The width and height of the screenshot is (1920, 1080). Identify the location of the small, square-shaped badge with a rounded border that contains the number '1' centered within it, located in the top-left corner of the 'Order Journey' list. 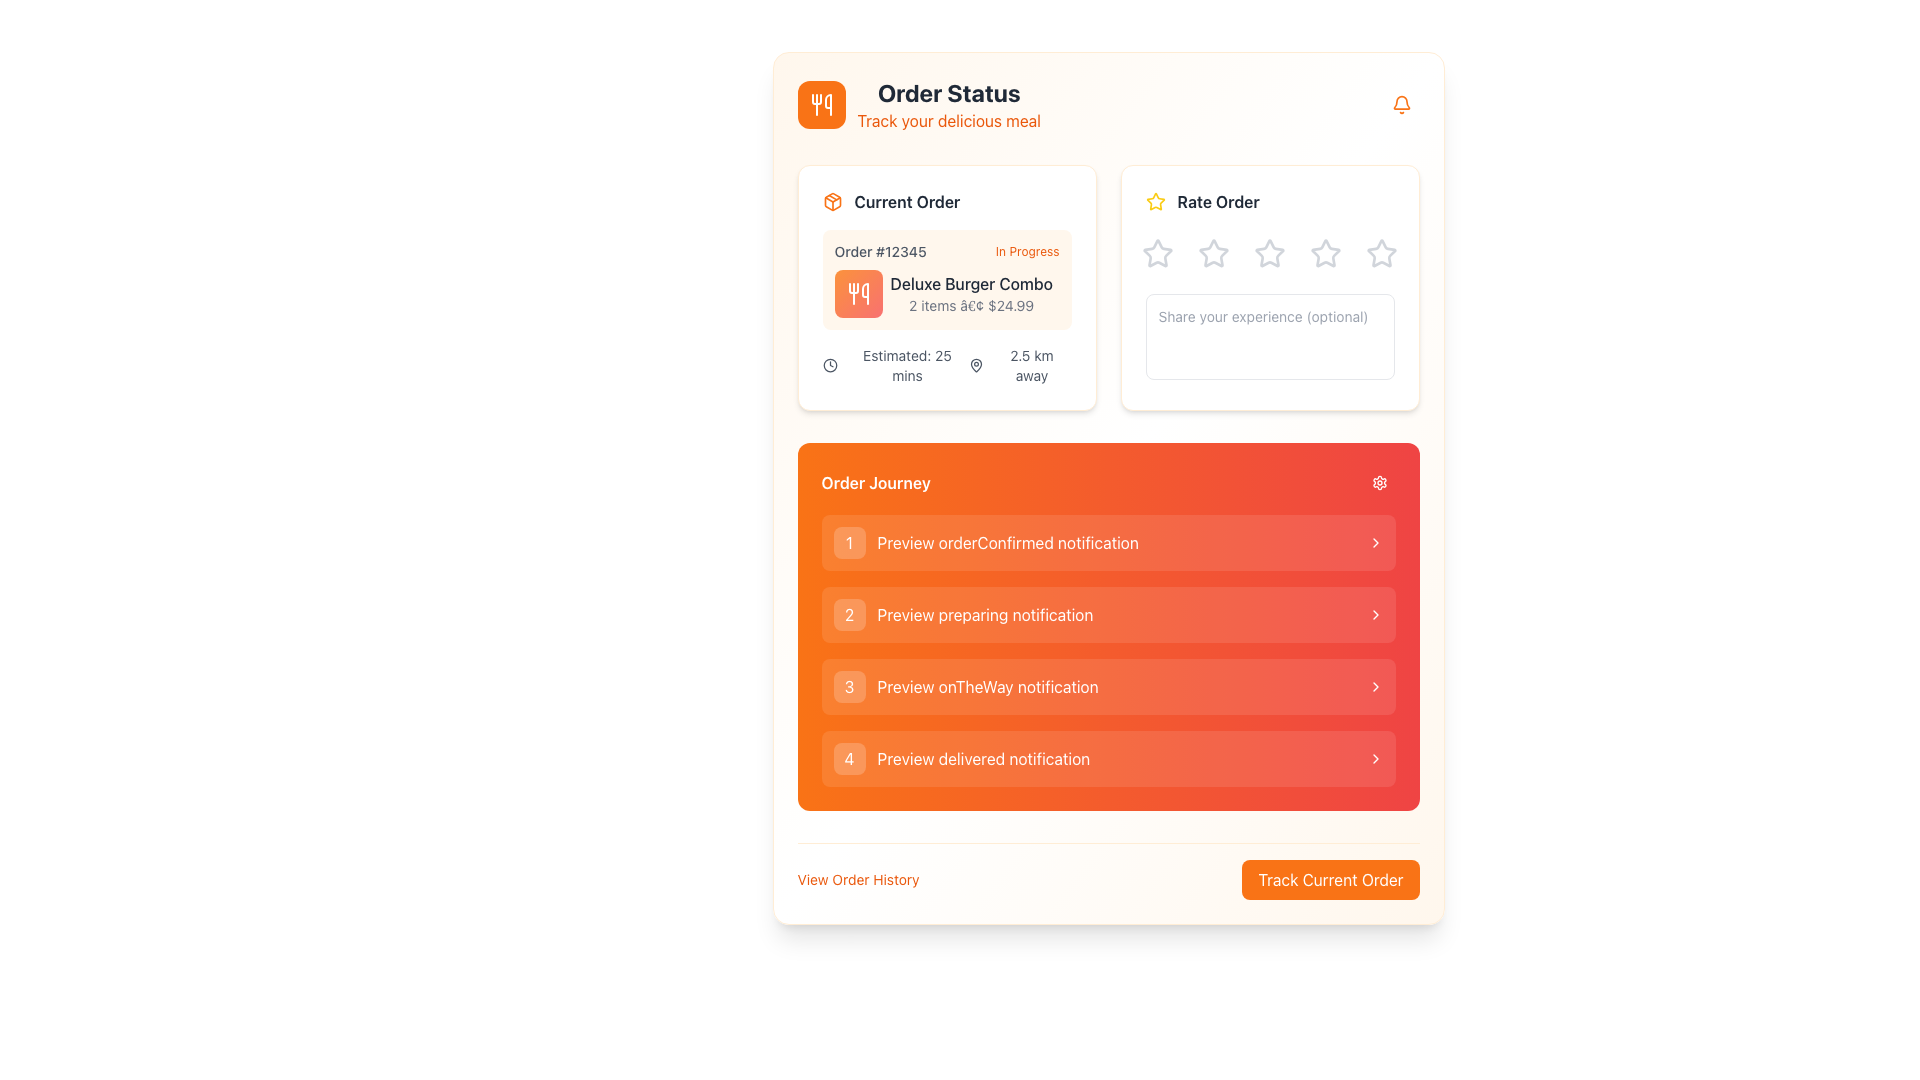
(849, 543).